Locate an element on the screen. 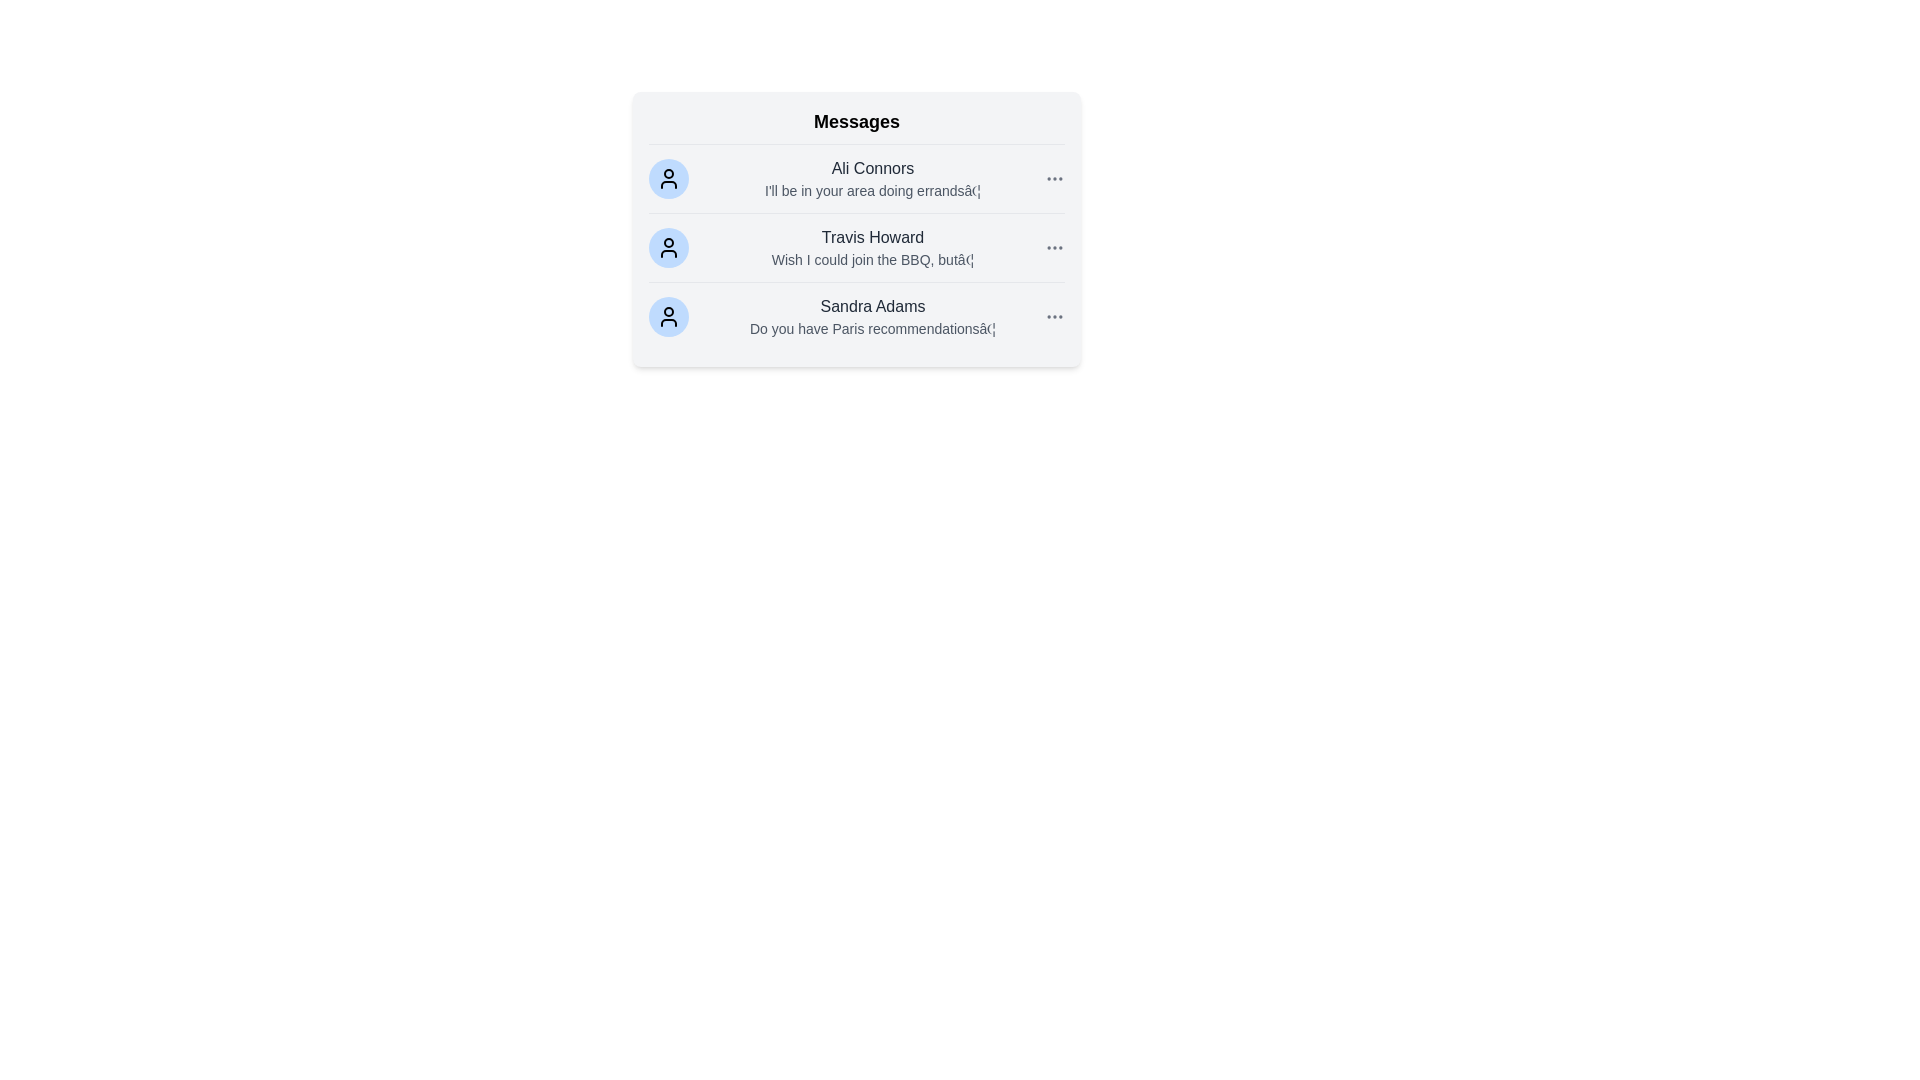 This screenshot has height=1080, width=1920. the text display element that shows the phrase 'Wish I could join the BBQ, but…', located below the header 'Travis Howard' in the messaging interface is located at coordinates (873, 258).